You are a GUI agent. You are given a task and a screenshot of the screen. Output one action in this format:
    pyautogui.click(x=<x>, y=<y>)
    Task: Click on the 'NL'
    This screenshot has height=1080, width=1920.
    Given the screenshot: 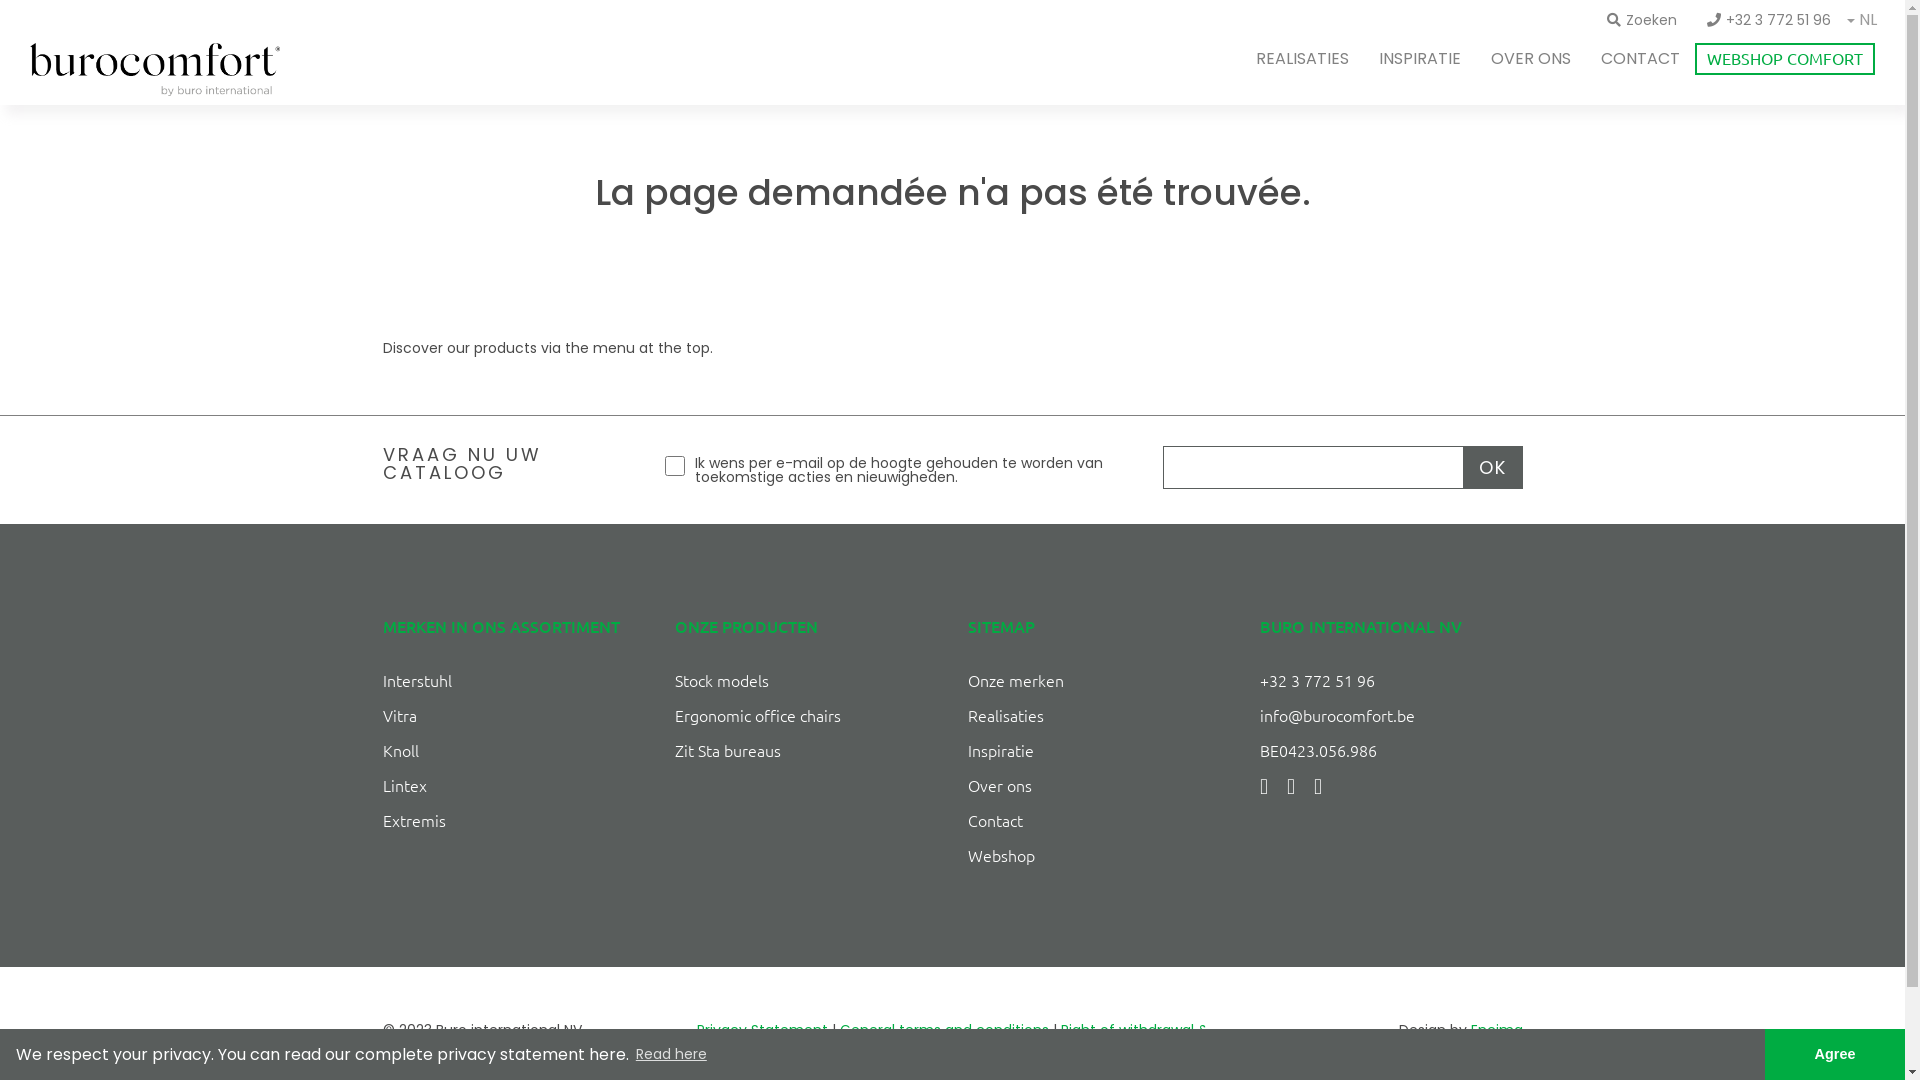 What is the action you would take?
    pyautogui.click(x=1866, y=21)
    